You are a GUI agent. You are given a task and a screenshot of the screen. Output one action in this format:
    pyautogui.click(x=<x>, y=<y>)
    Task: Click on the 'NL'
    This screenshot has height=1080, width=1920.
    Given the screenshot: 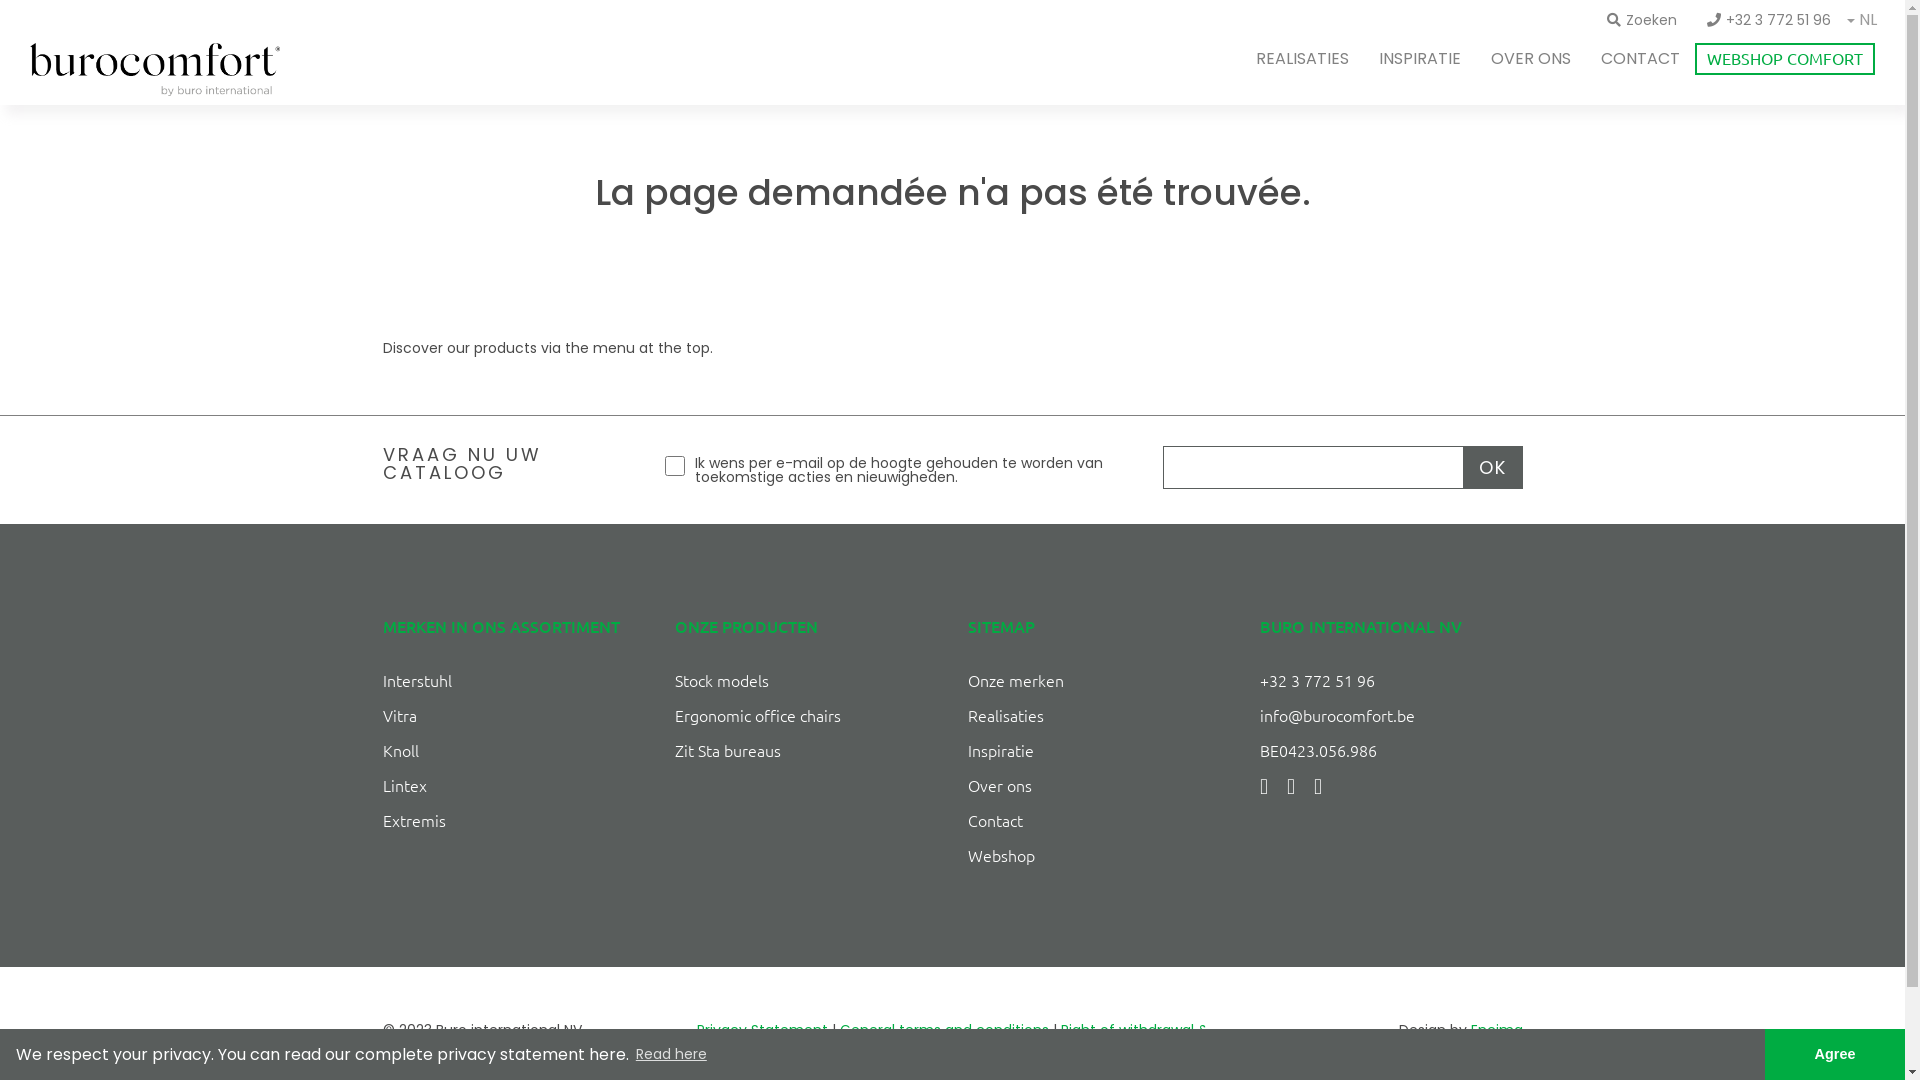 What is the action you would take?
    pyautogui.click(x=1866, y=21)
    